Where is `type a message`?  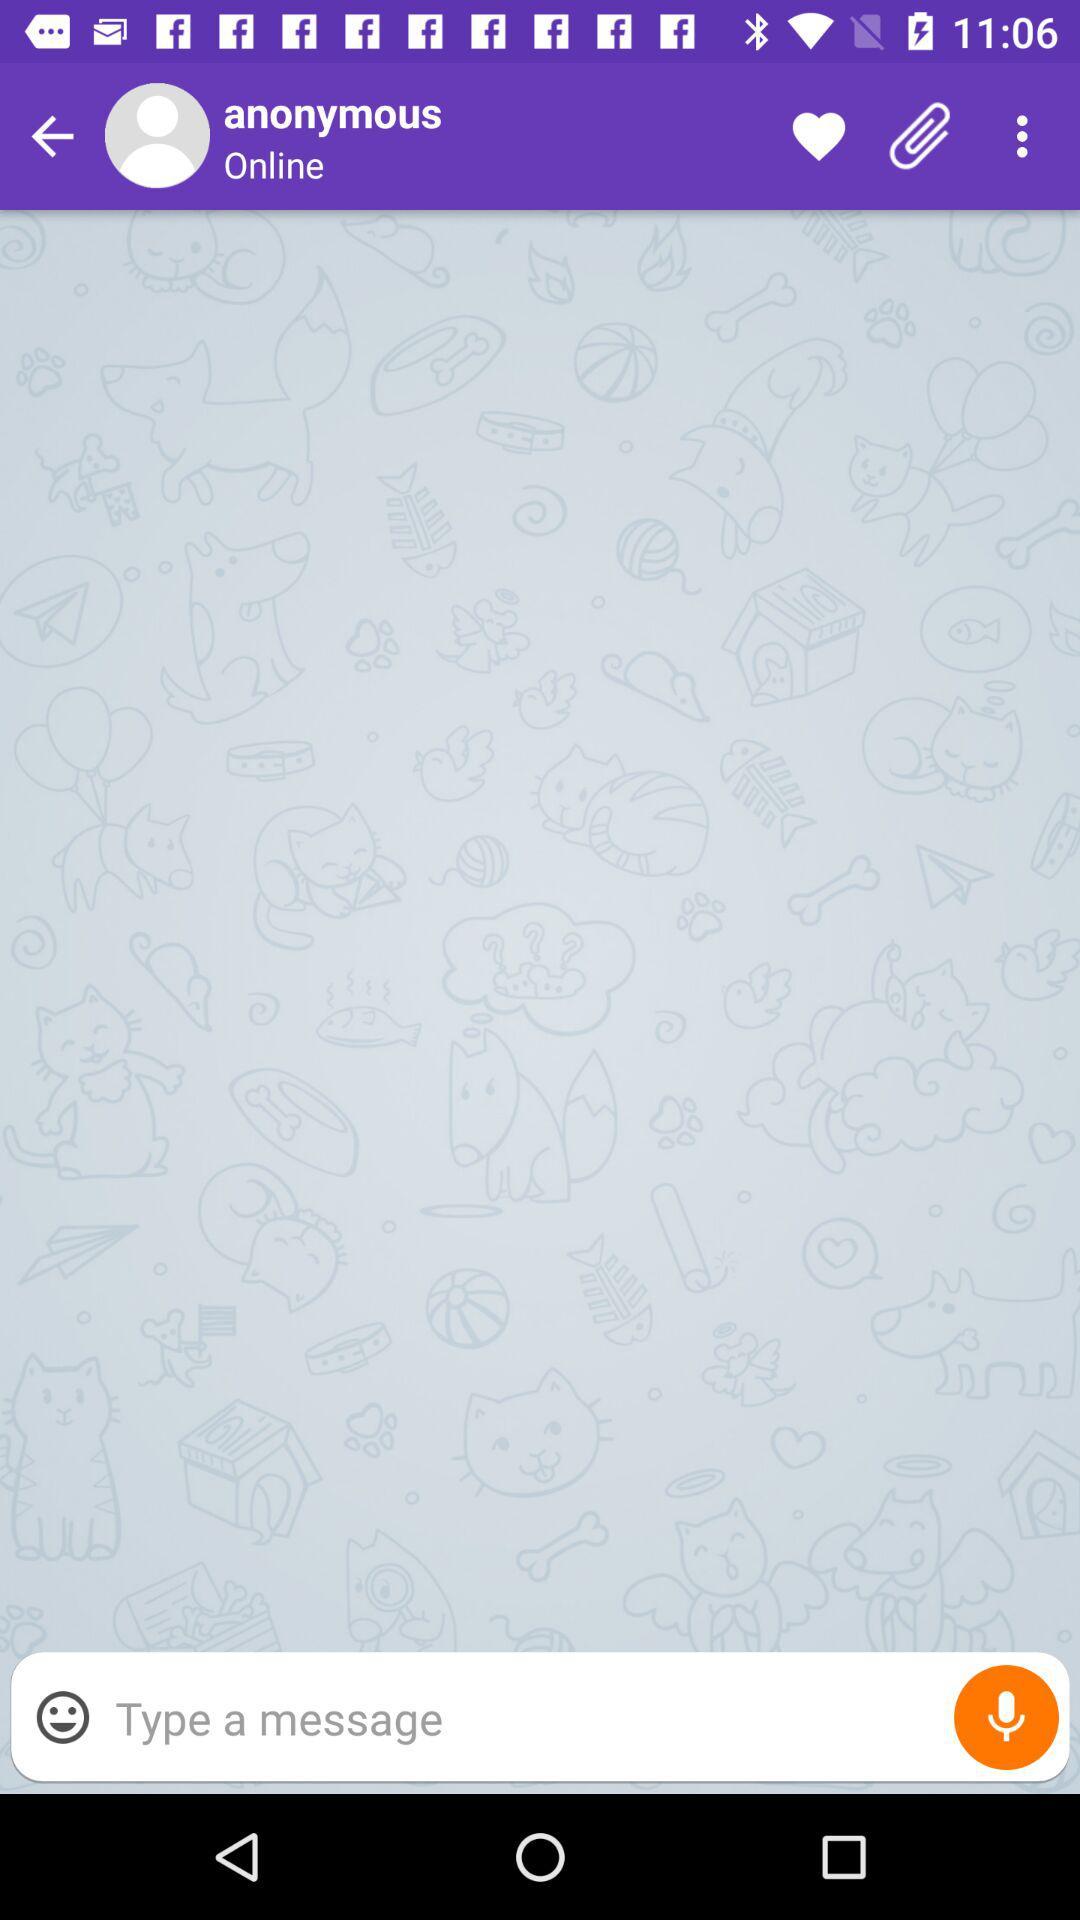
type a message is located at coordinates (582, 1716).